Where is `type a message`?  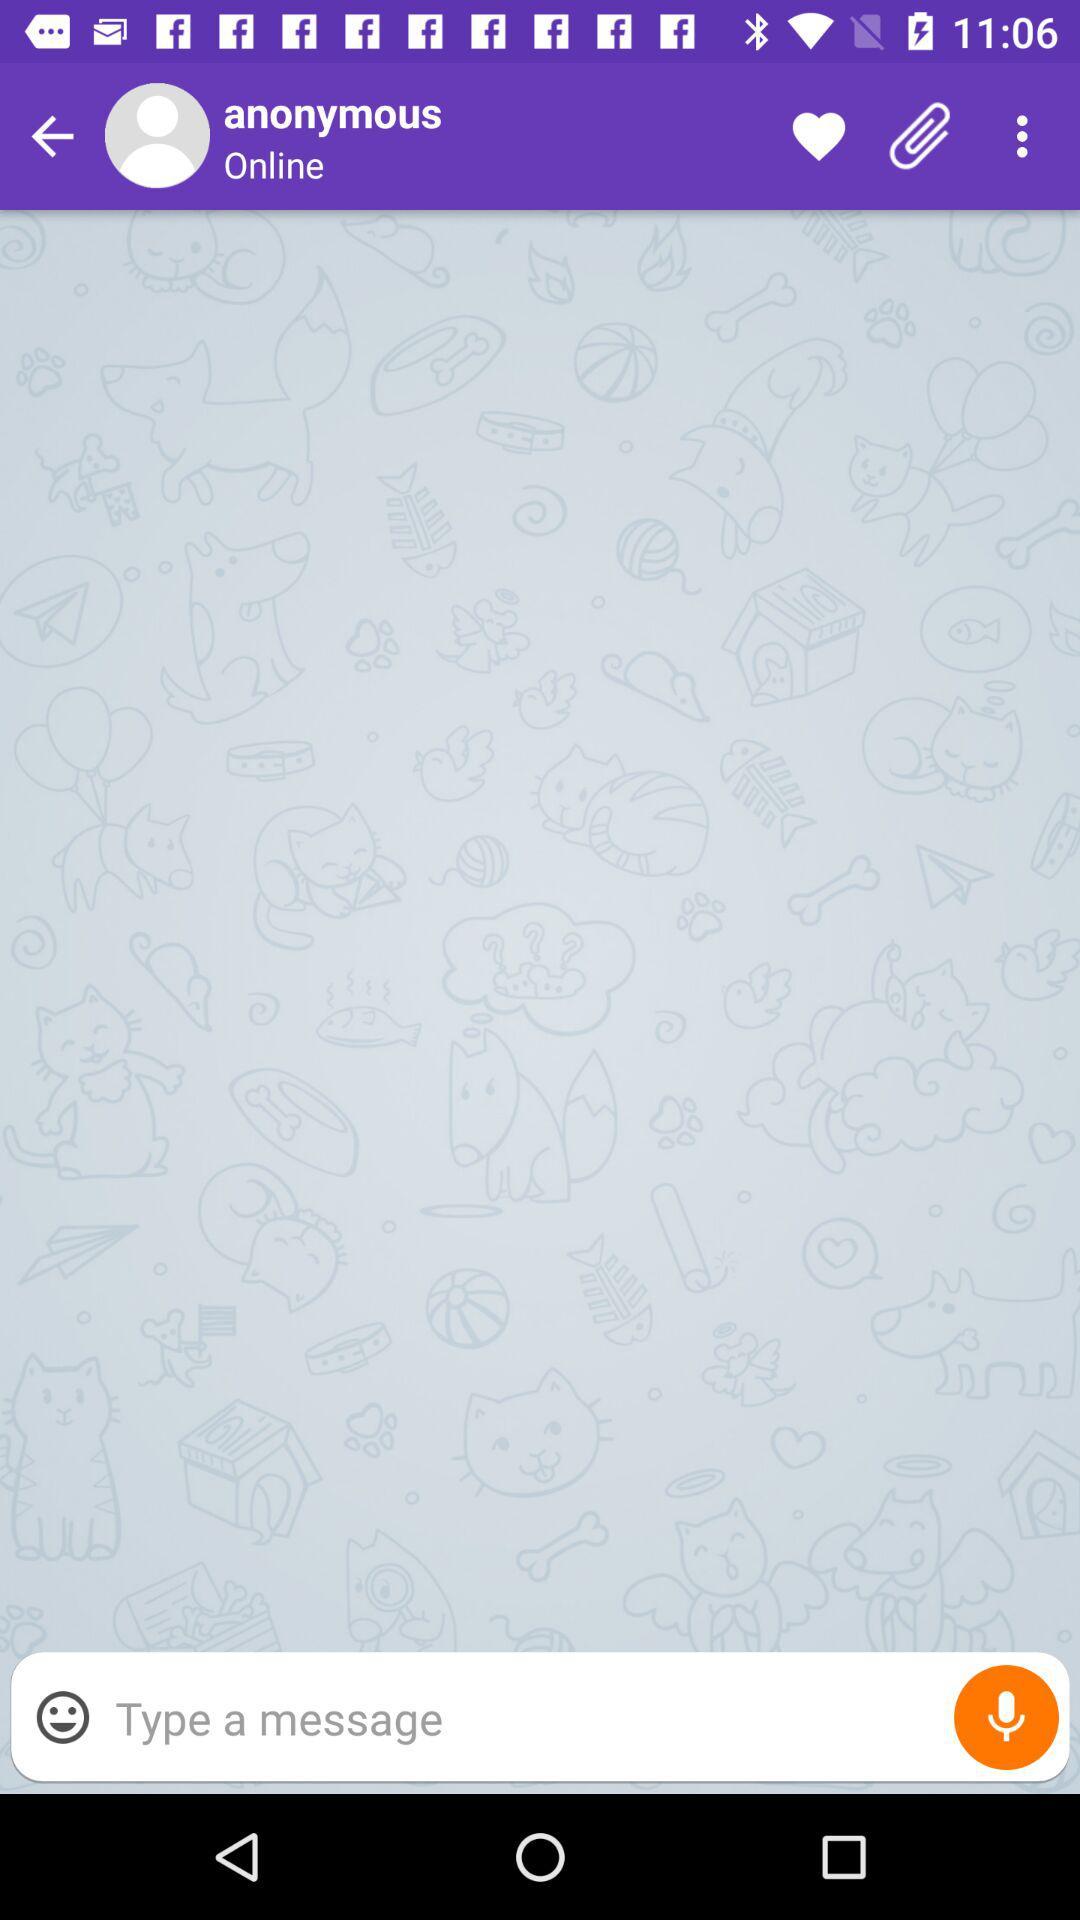
type a message is located at coordinates (582, 1716).